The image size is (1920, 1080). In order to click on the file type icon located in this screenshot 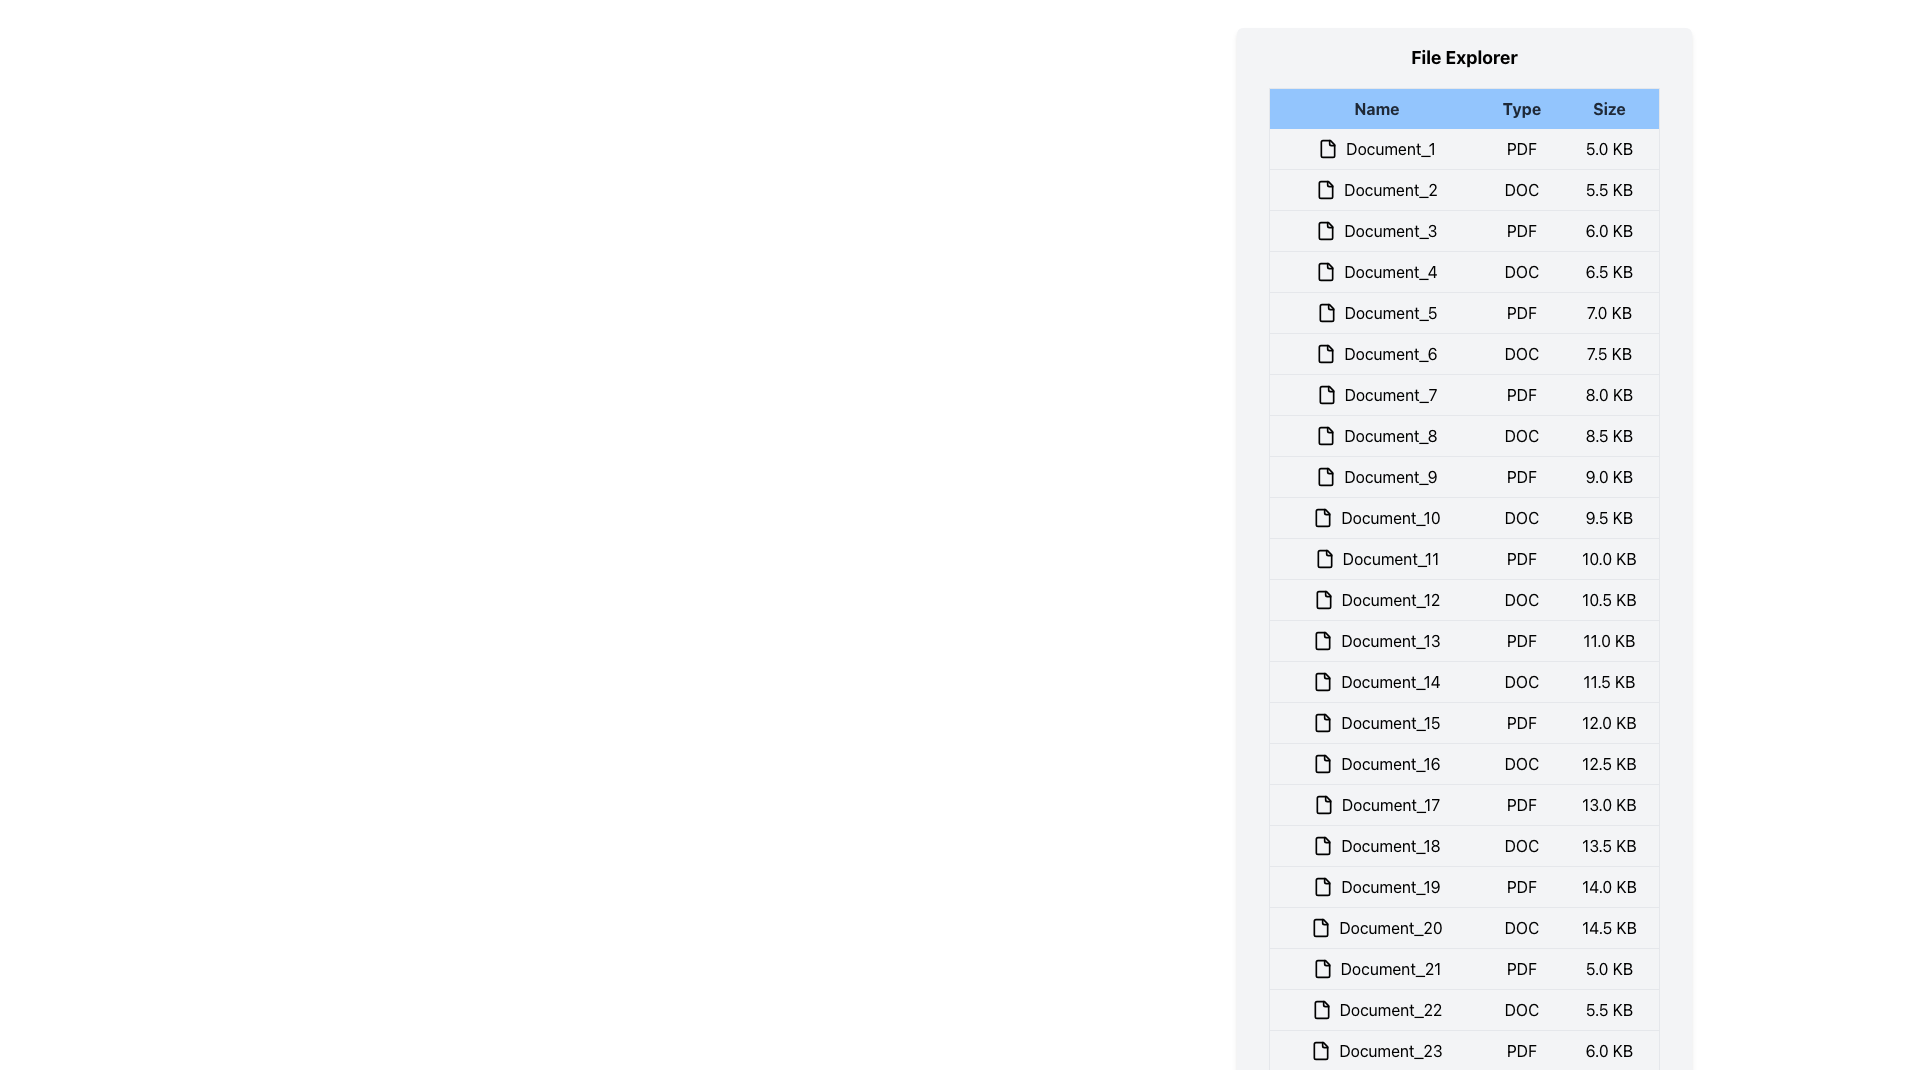, I will do `click(1326, 394)`.